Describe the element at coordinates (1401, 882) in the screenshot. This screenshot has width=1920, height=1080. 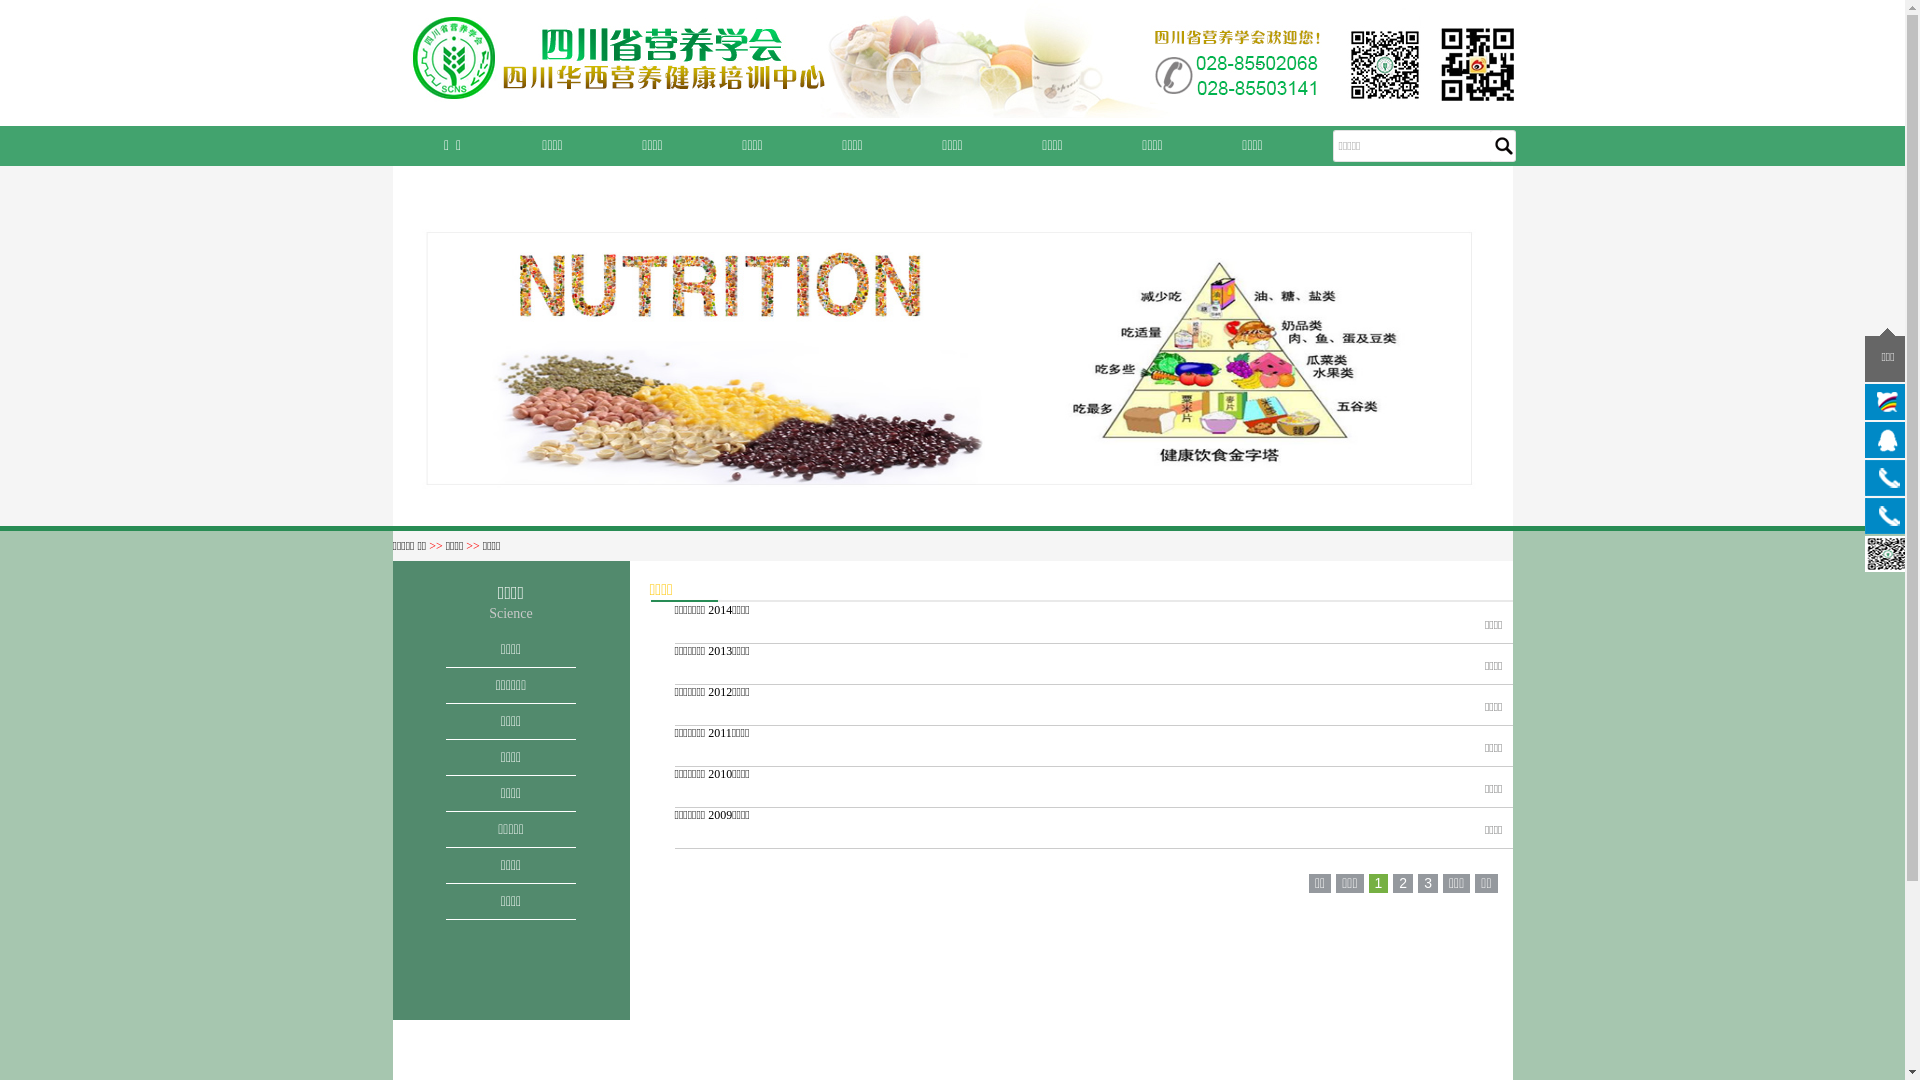
I see `'2'` at that location.